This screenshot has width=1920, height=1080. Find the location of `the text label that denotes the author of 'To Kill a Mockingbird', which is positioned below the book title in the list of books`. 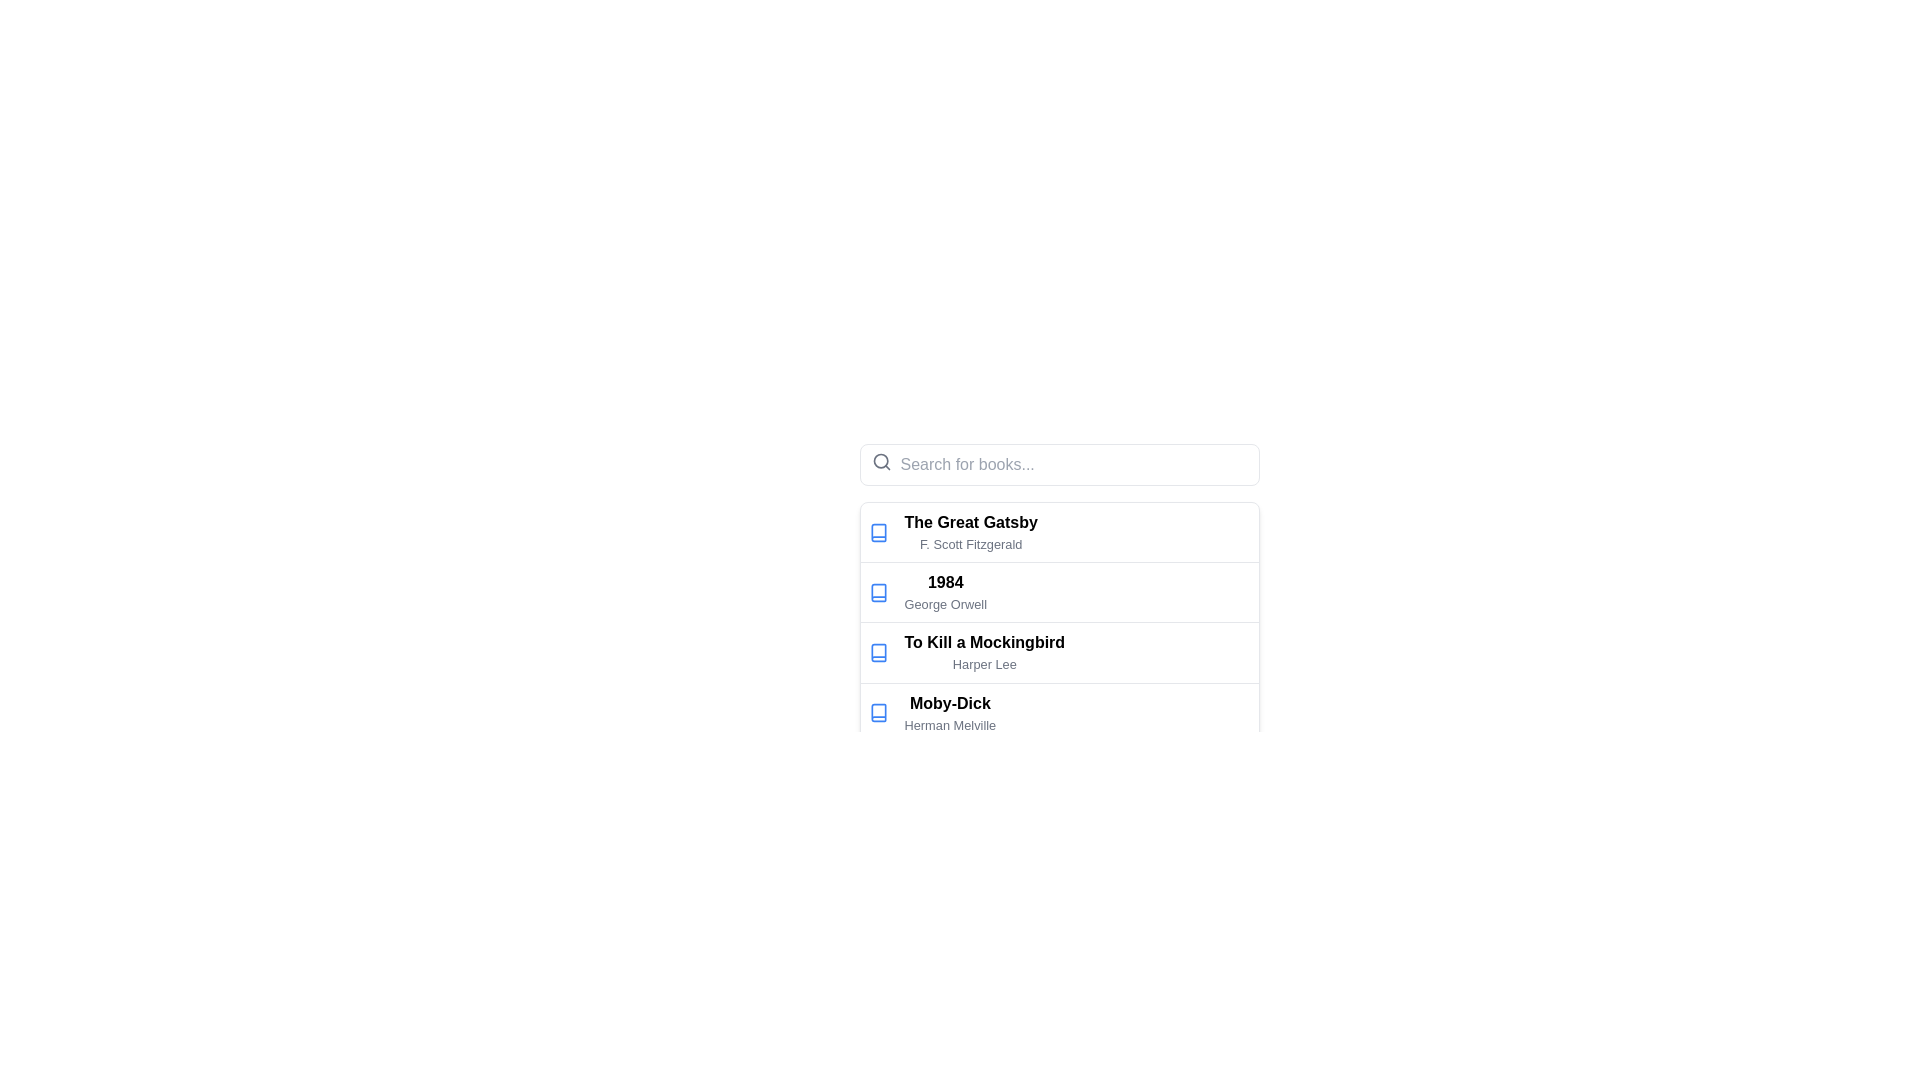

the text label that denotes the author of 'To Kill a Mockingbird', which is positioned below the book title in the list of books is located at coordinates (984, 664).